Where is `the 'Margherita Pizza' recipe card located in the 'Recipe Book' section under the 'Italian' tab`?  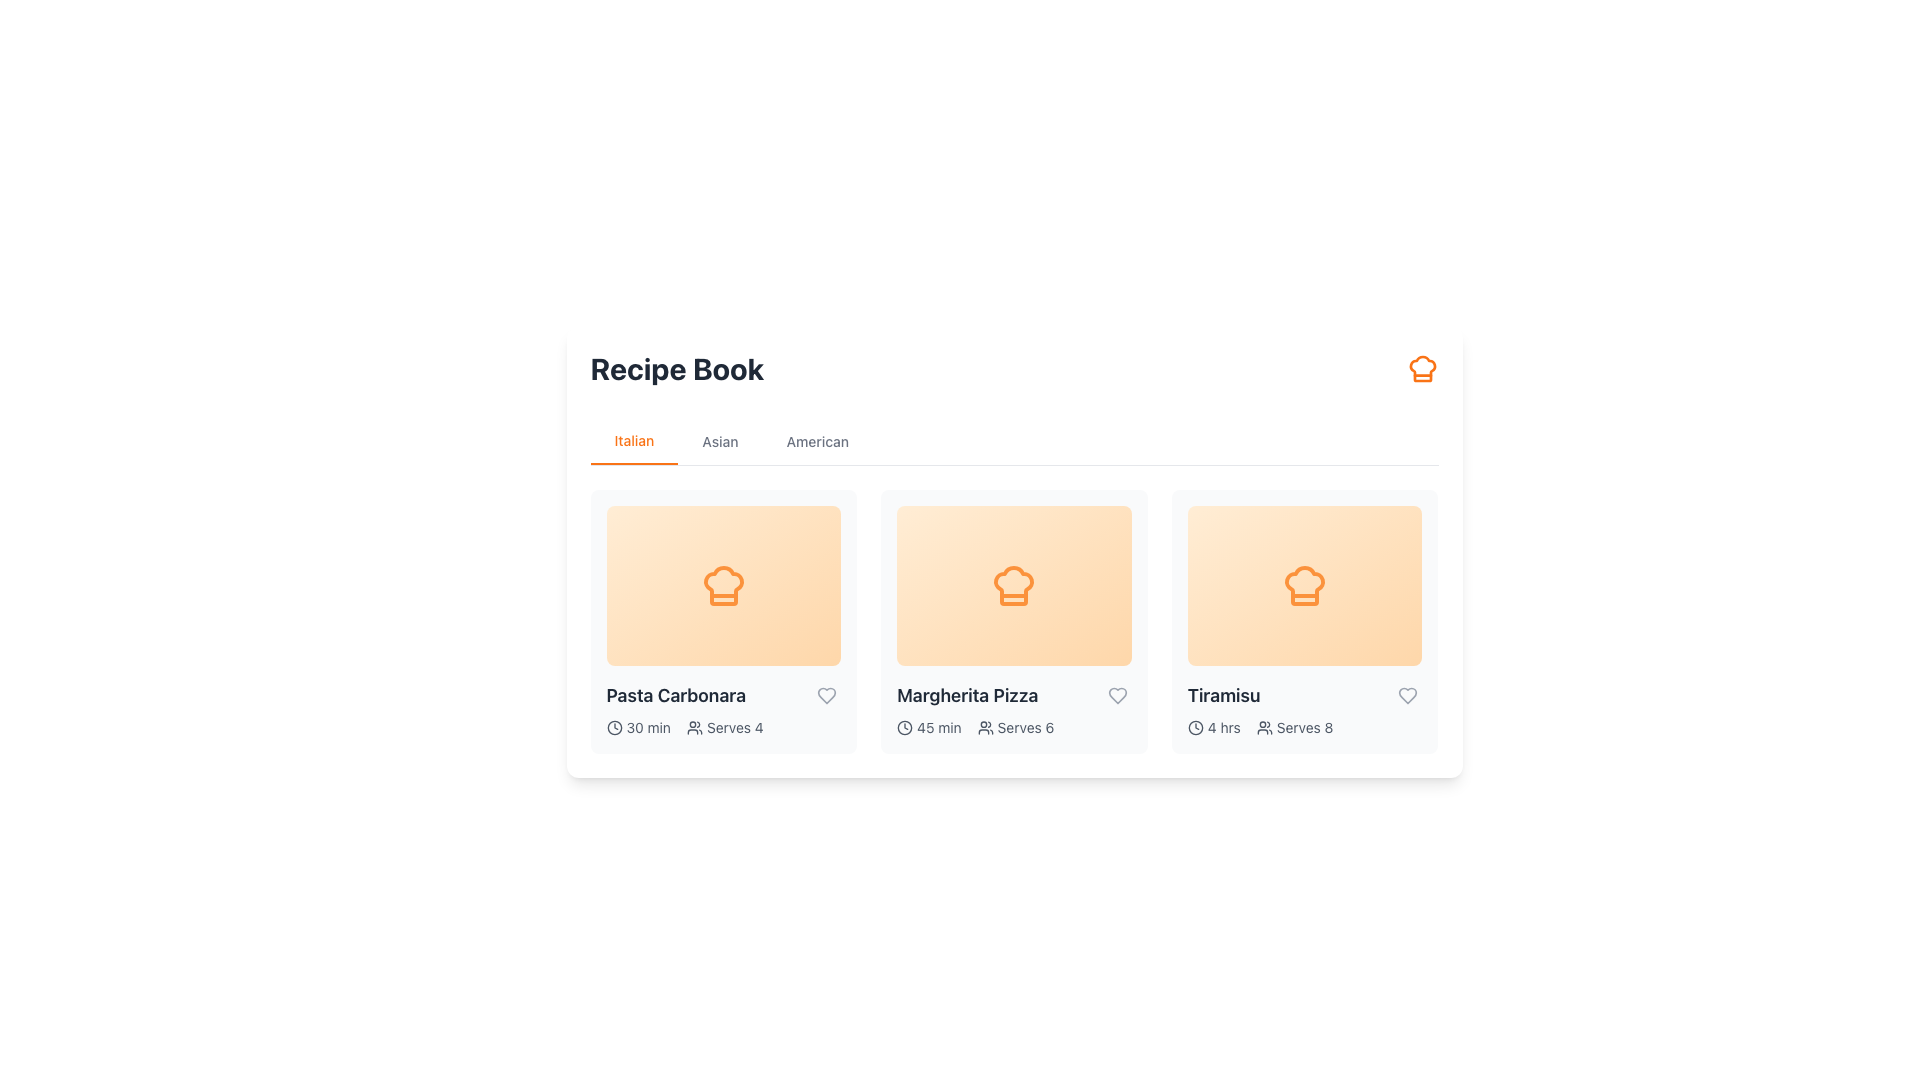 the 'Margherita Pizza' recipe card located in the 'Recipe Book' section under the 'Italian' tab is located at coordinates (1014, 620).